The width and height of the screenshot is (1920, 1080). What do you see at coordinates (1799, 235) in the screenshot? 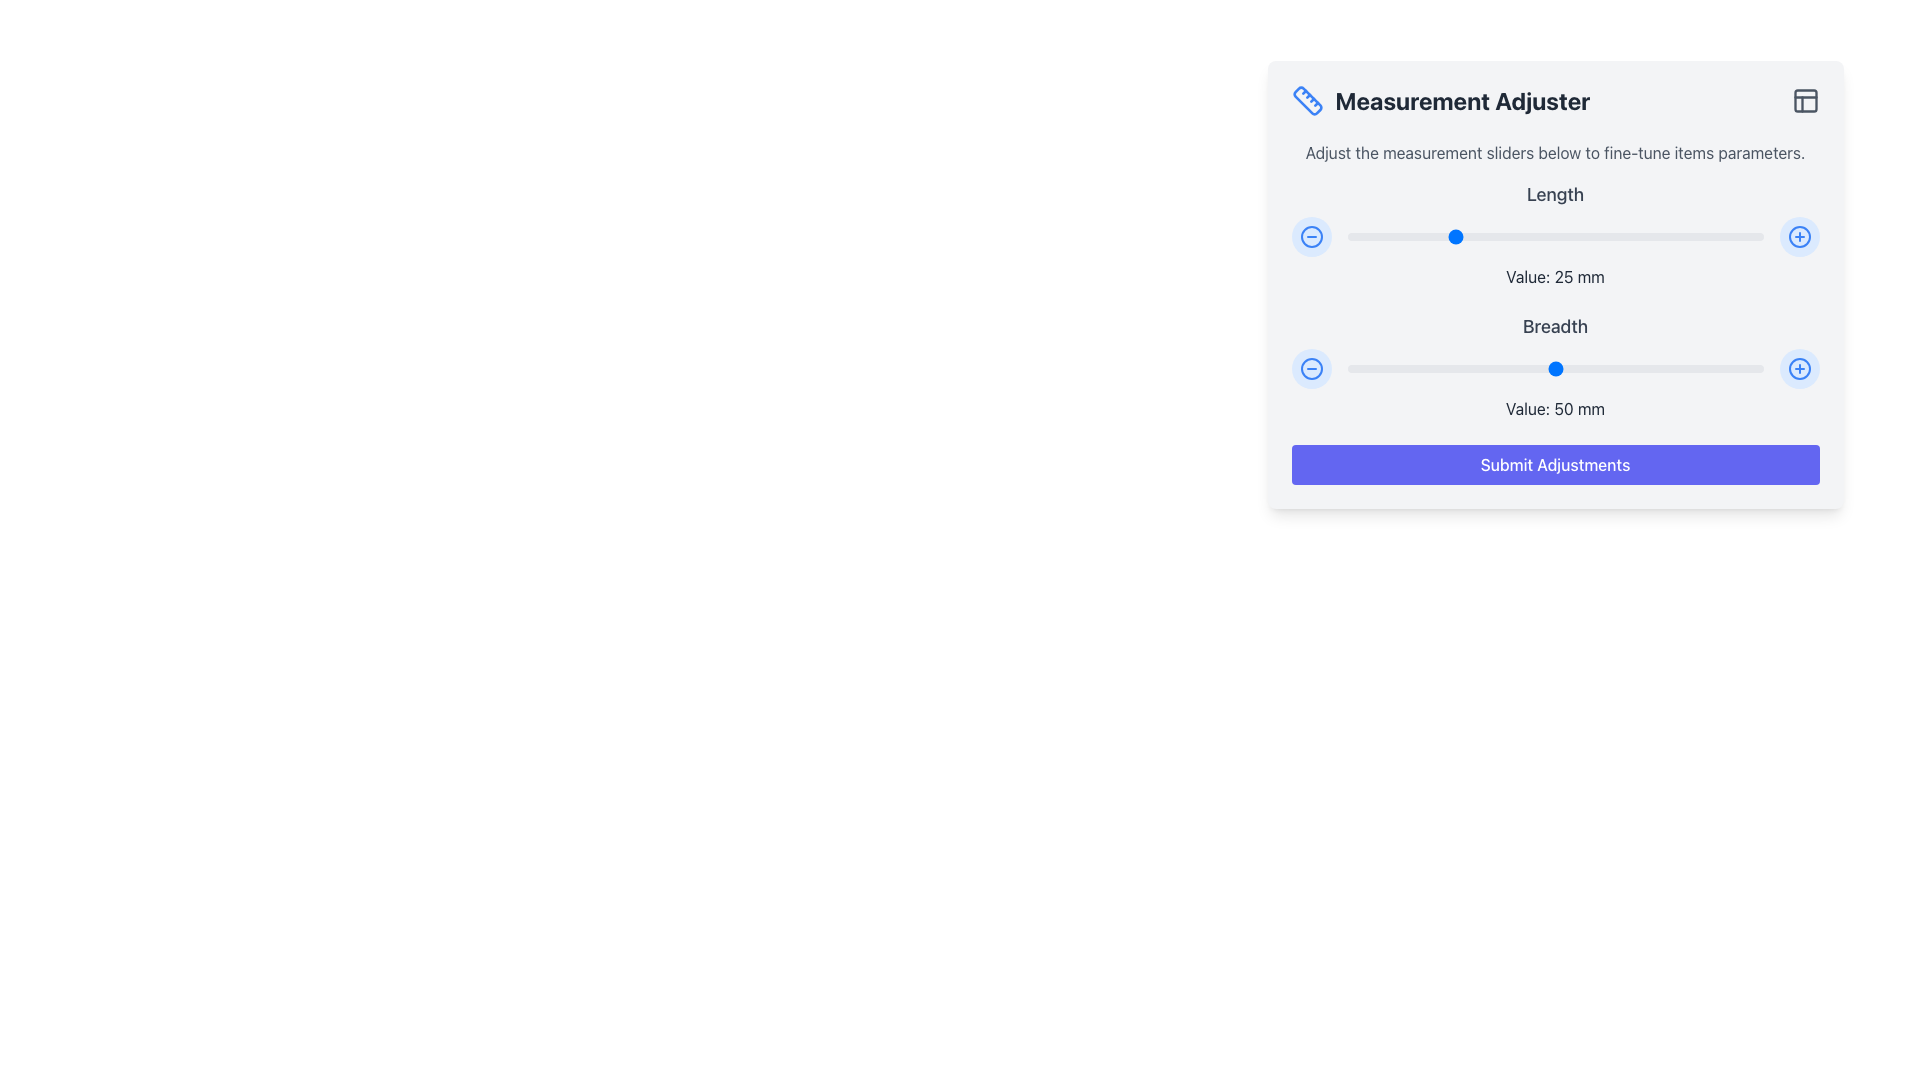
I see `the third button in the horizontal arrangement of controls to increase the value of the 'Length' parameter` at bounding box center [1799, 235].